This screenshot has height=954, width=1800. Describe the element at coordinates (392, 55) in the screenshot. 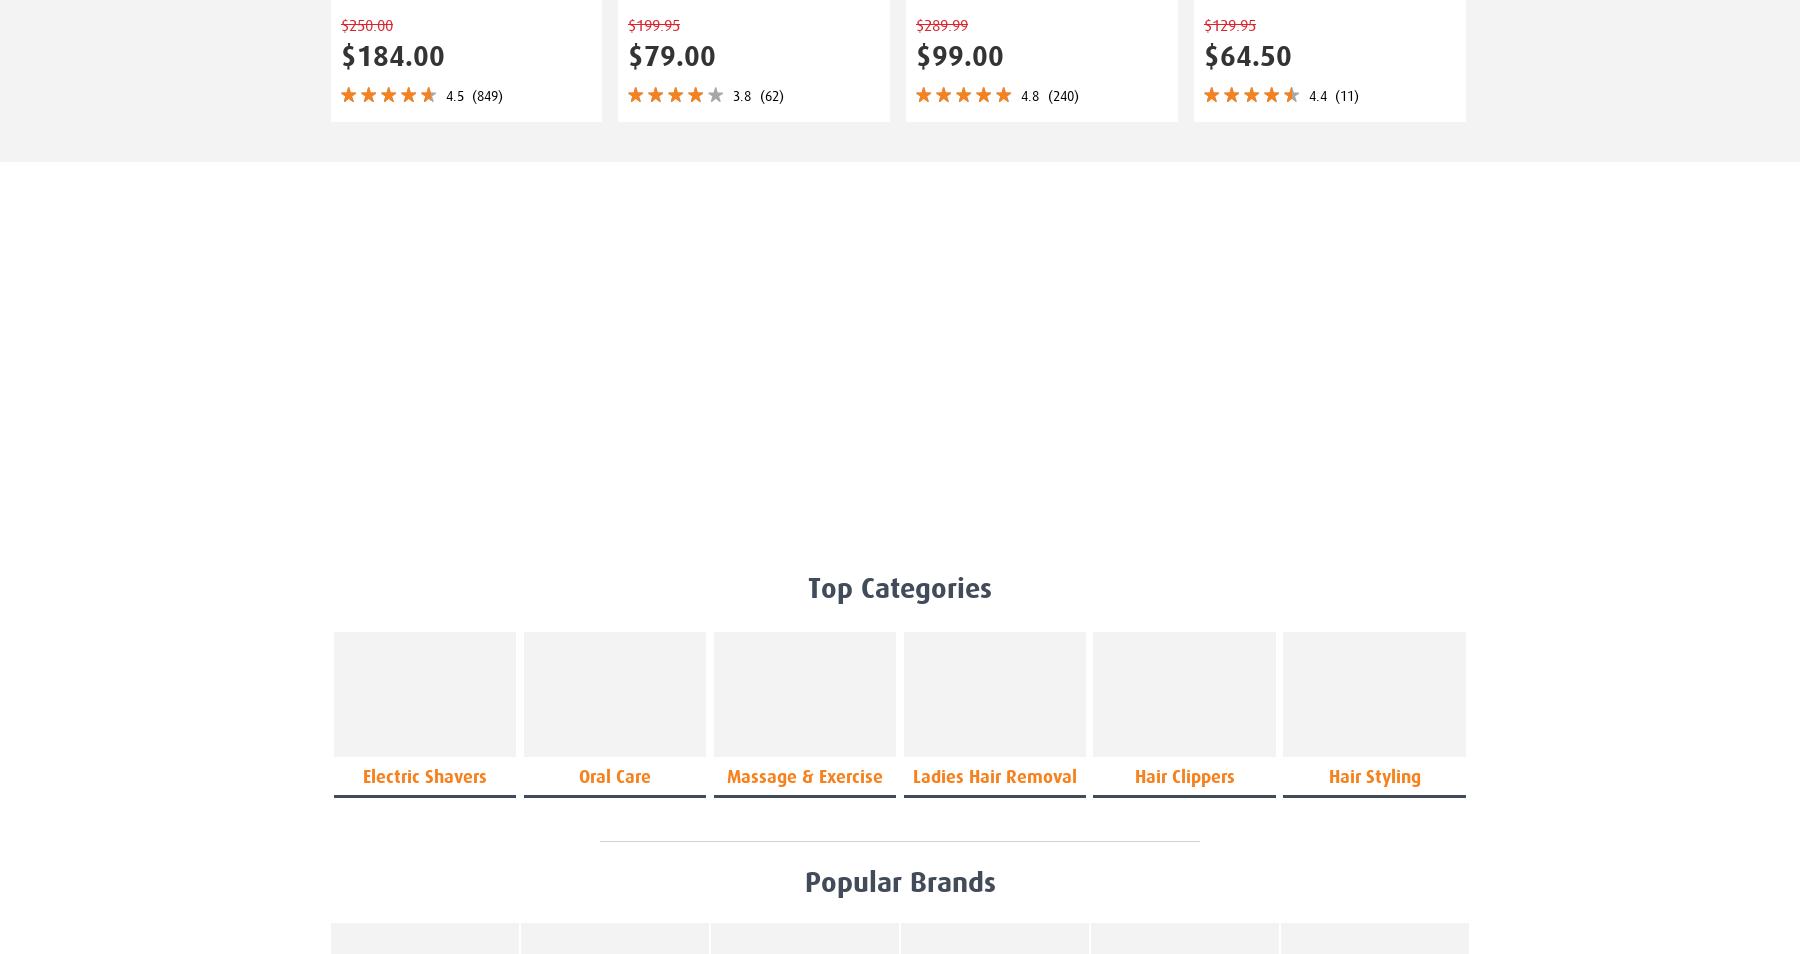

I see `'$184.00'` at that location.